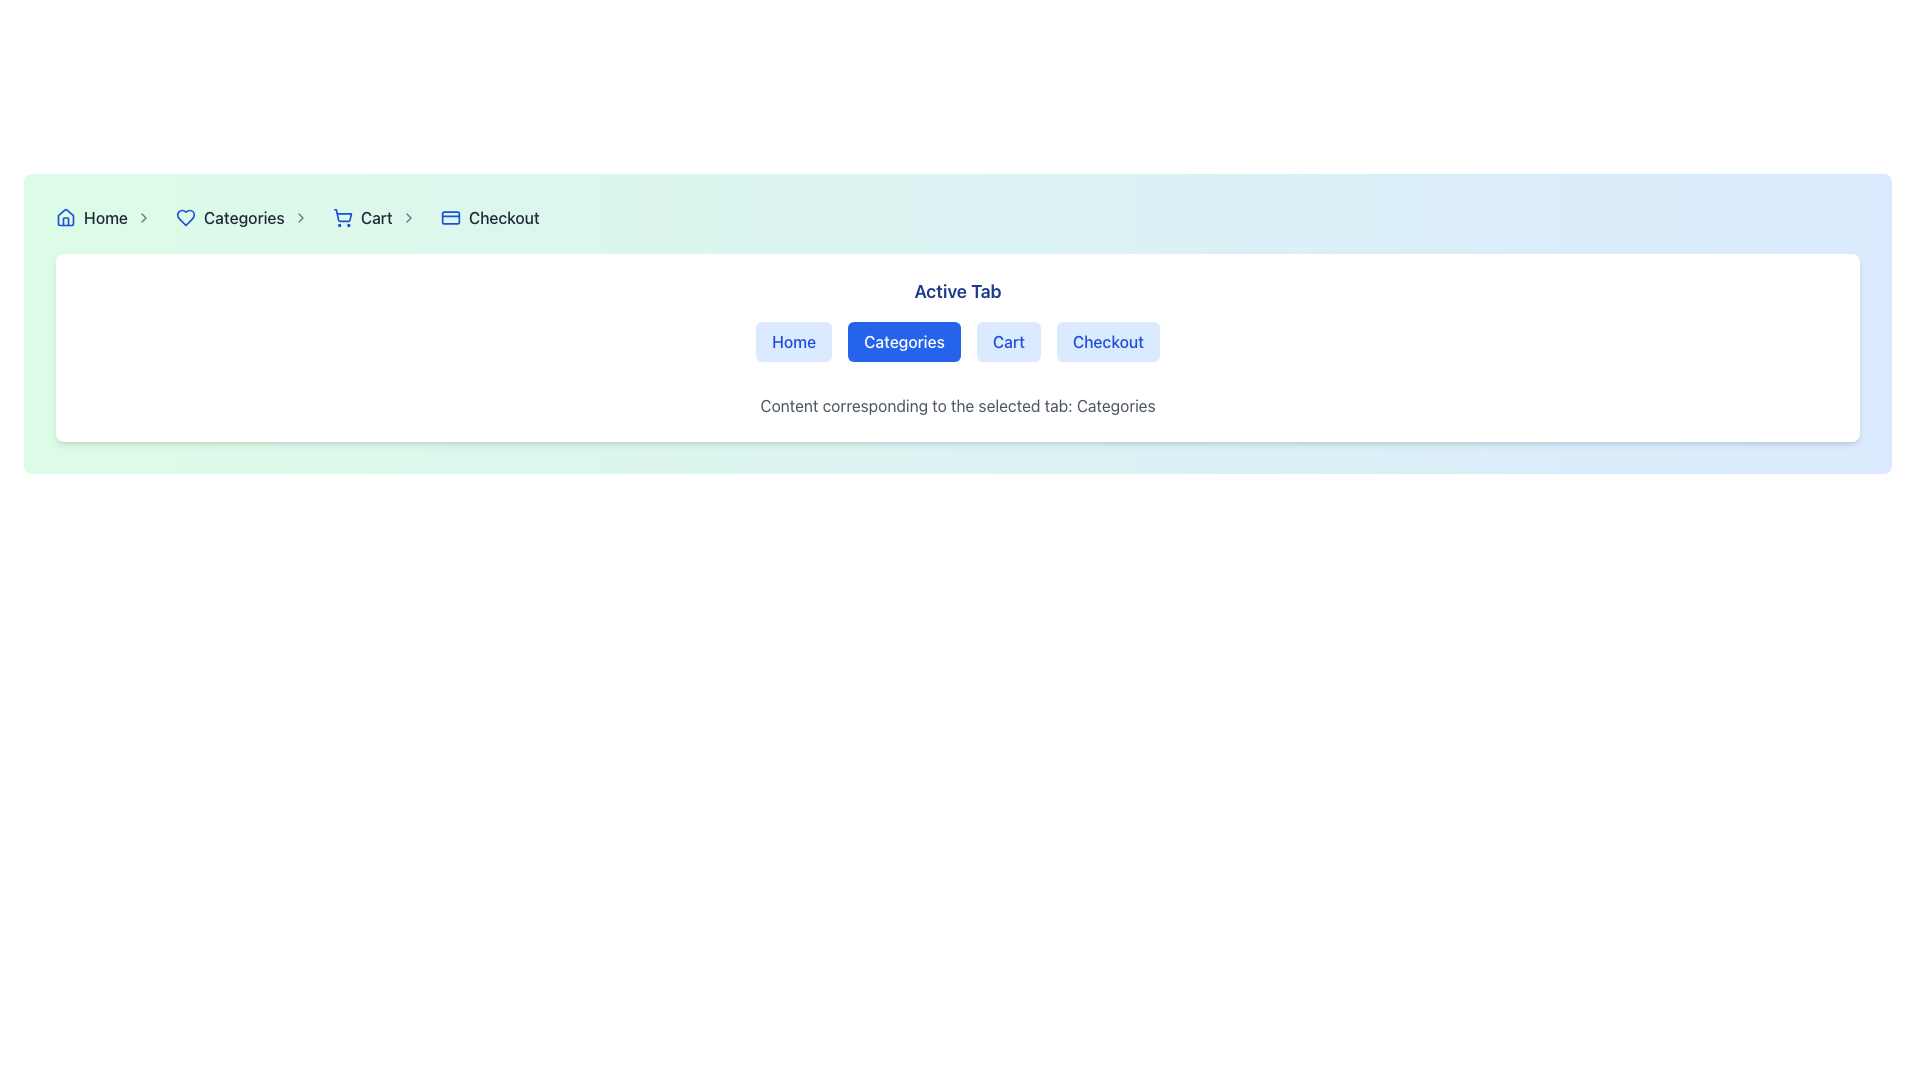 The image size is (1920, 1080). I want to click on the second navigation button, so click(903, 341).